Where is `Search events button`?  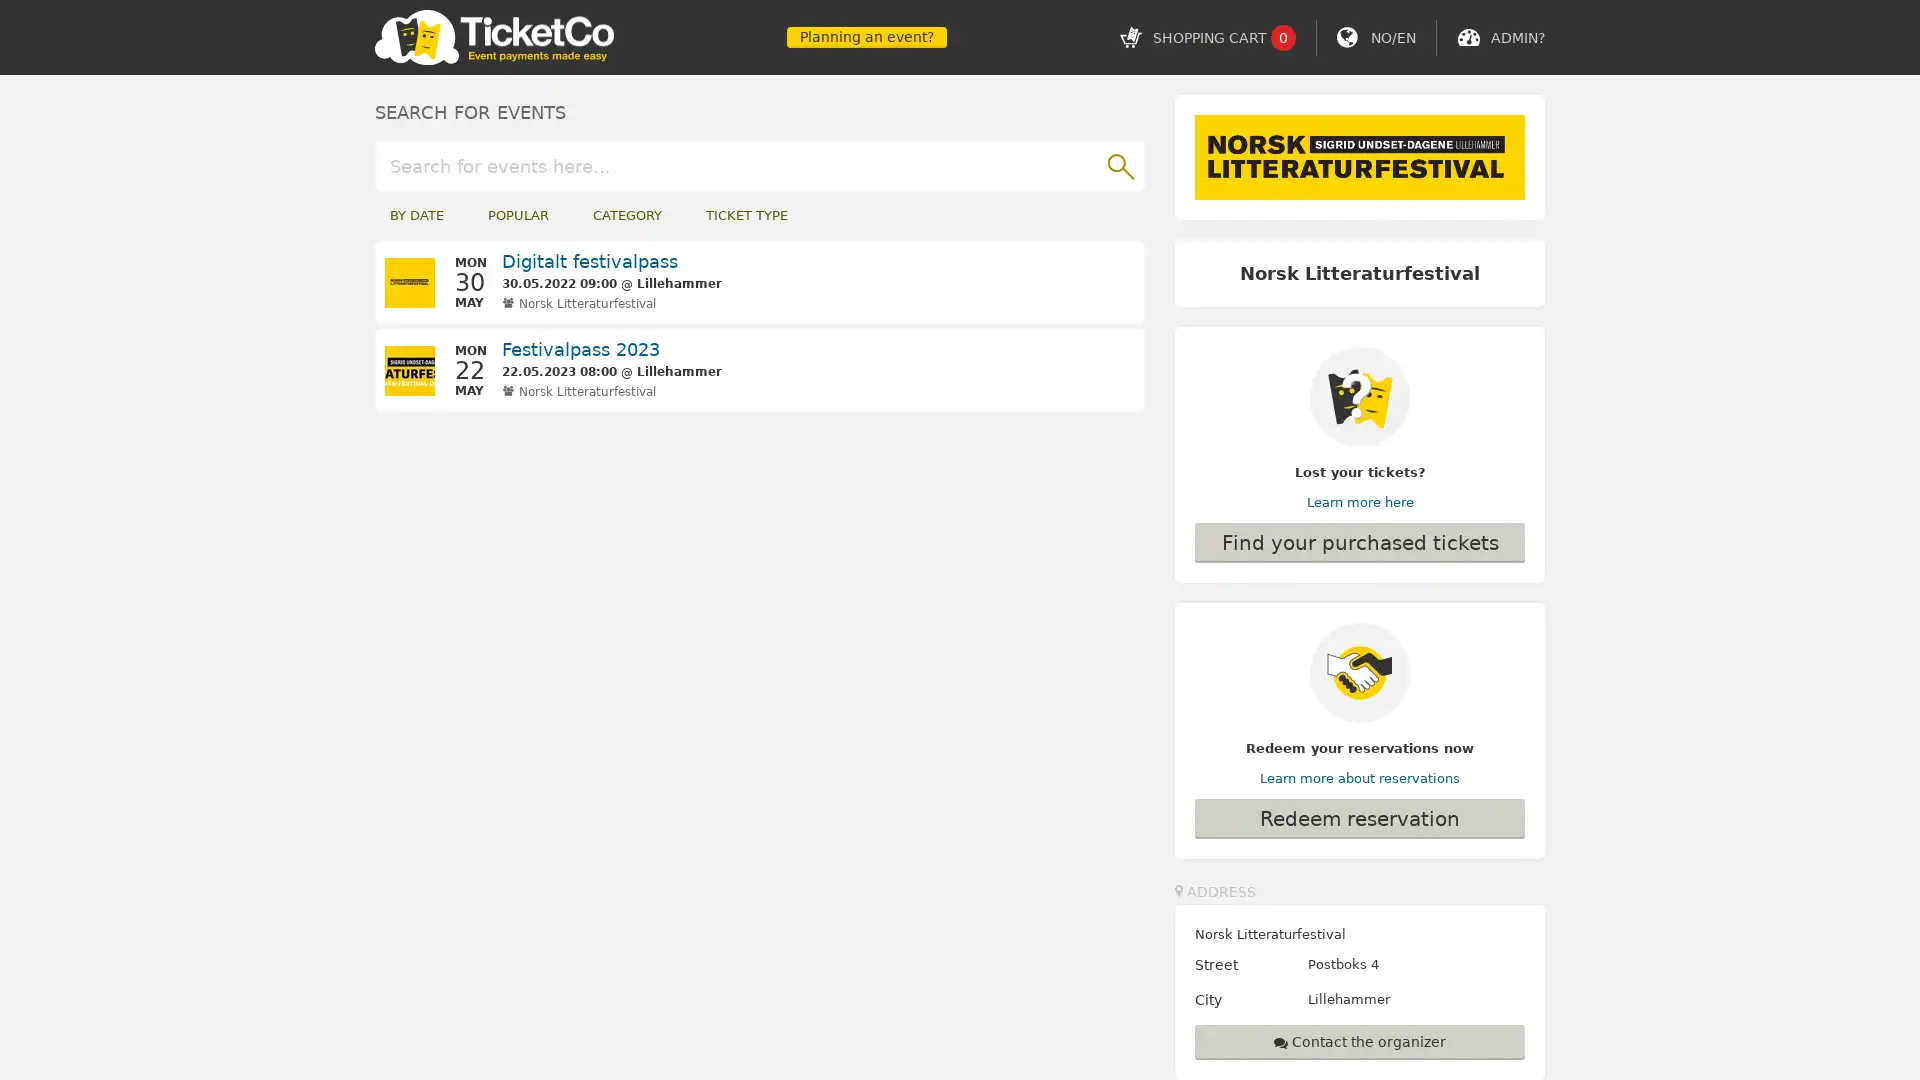 Search events button is located at coordinates (1118, 164).